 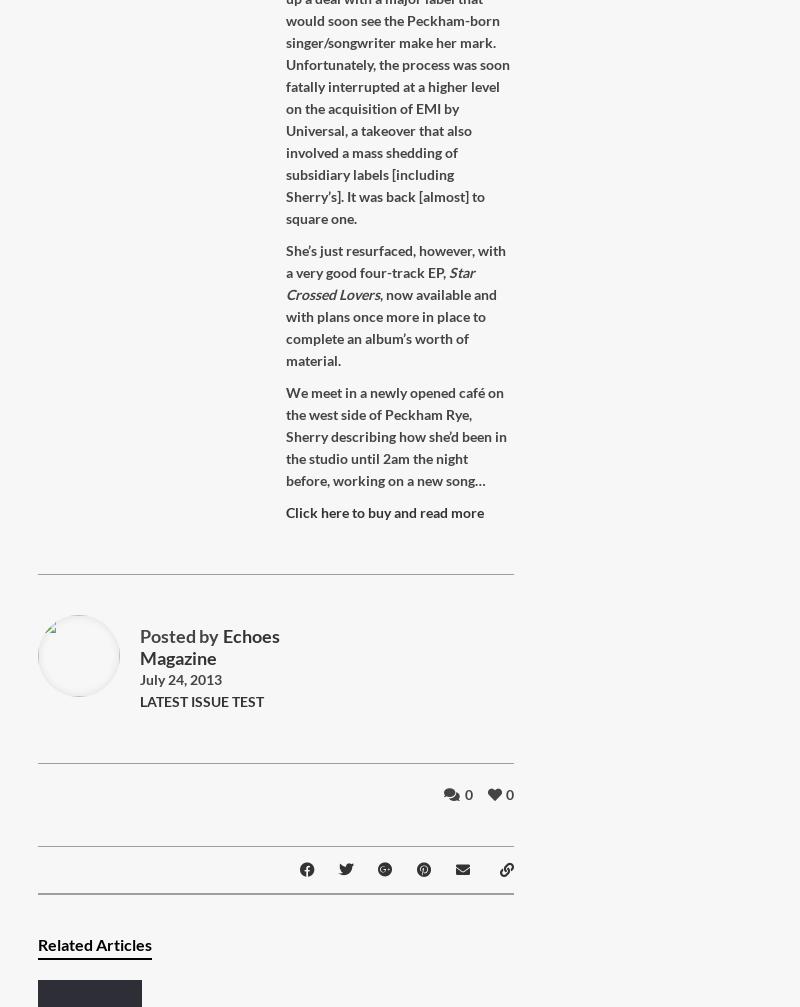 I want to click on 'Click here to buy and read more', so click(x=383, y=511).